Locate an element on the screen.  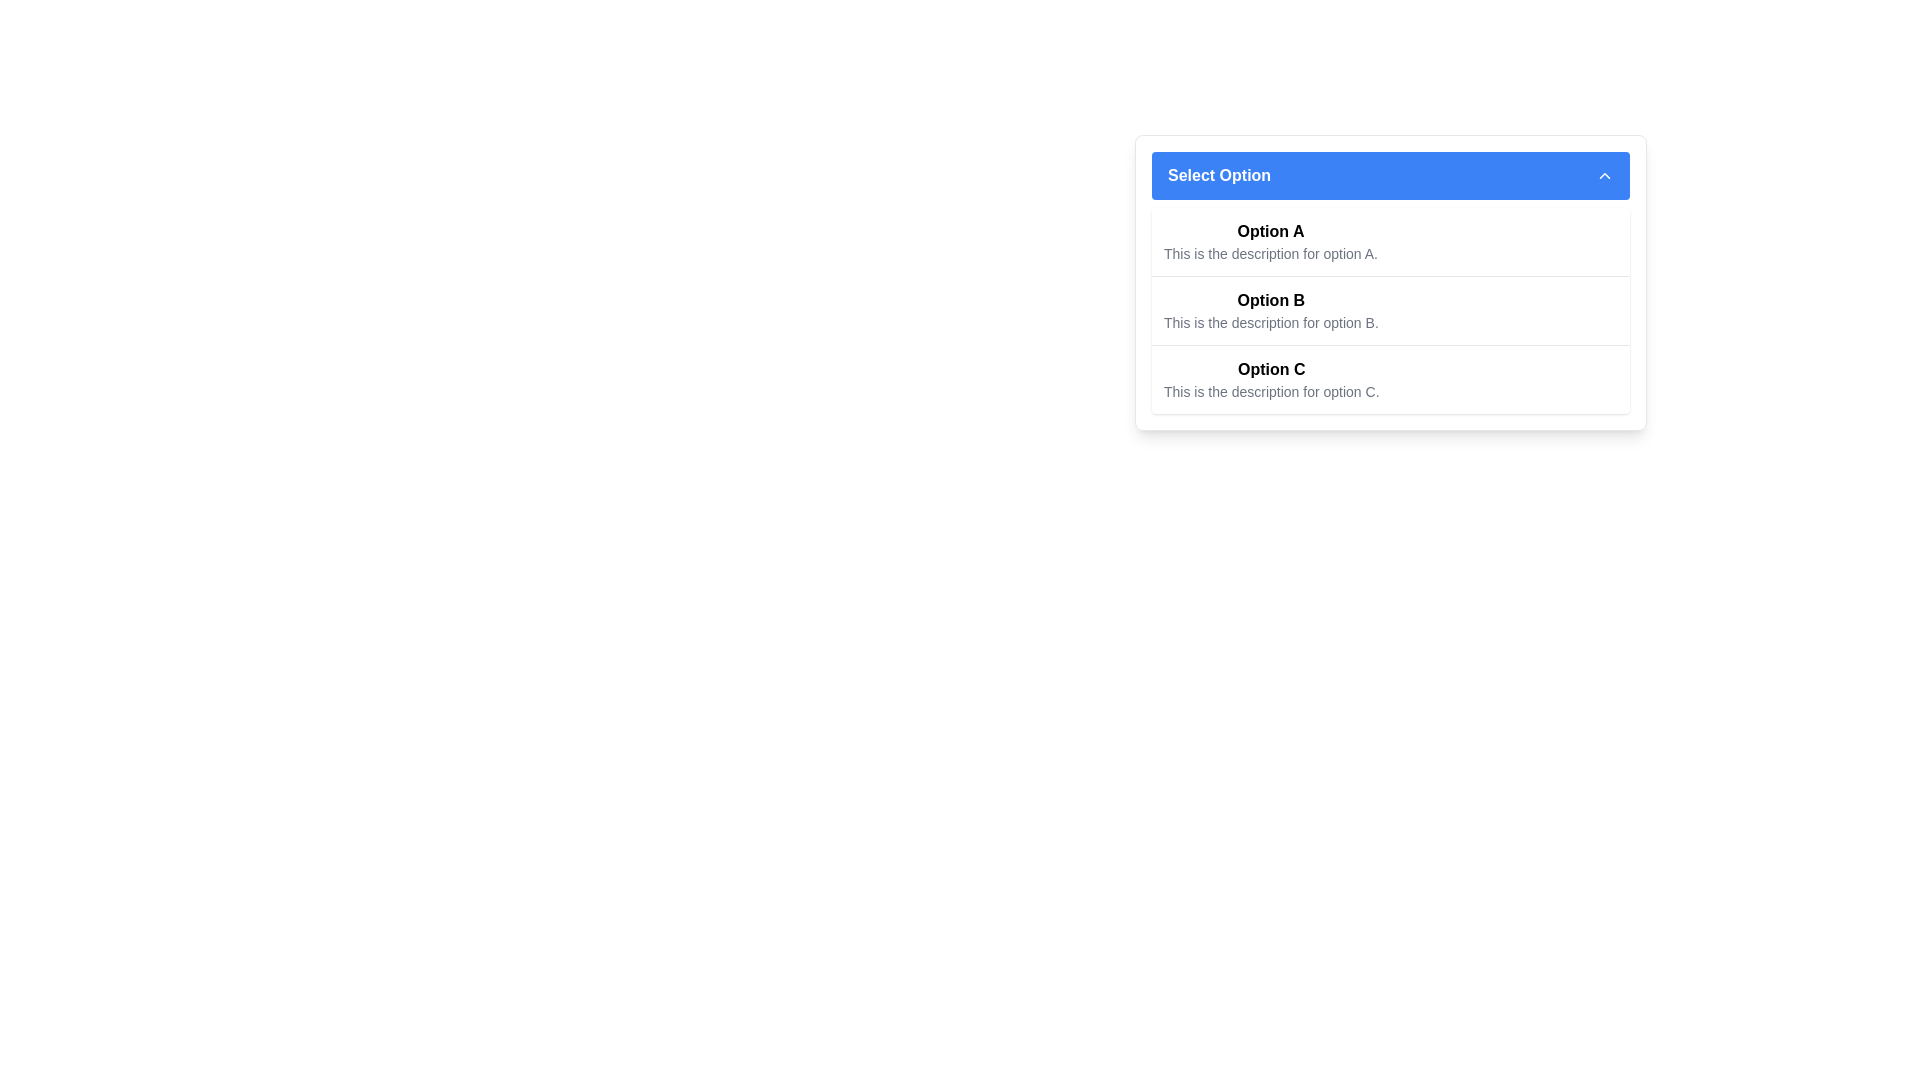
the text description element displaying 'This is the description for option B.' which is located directly below the 'Option B' label in the dropdown menu is located at coordinates (1270, 322).